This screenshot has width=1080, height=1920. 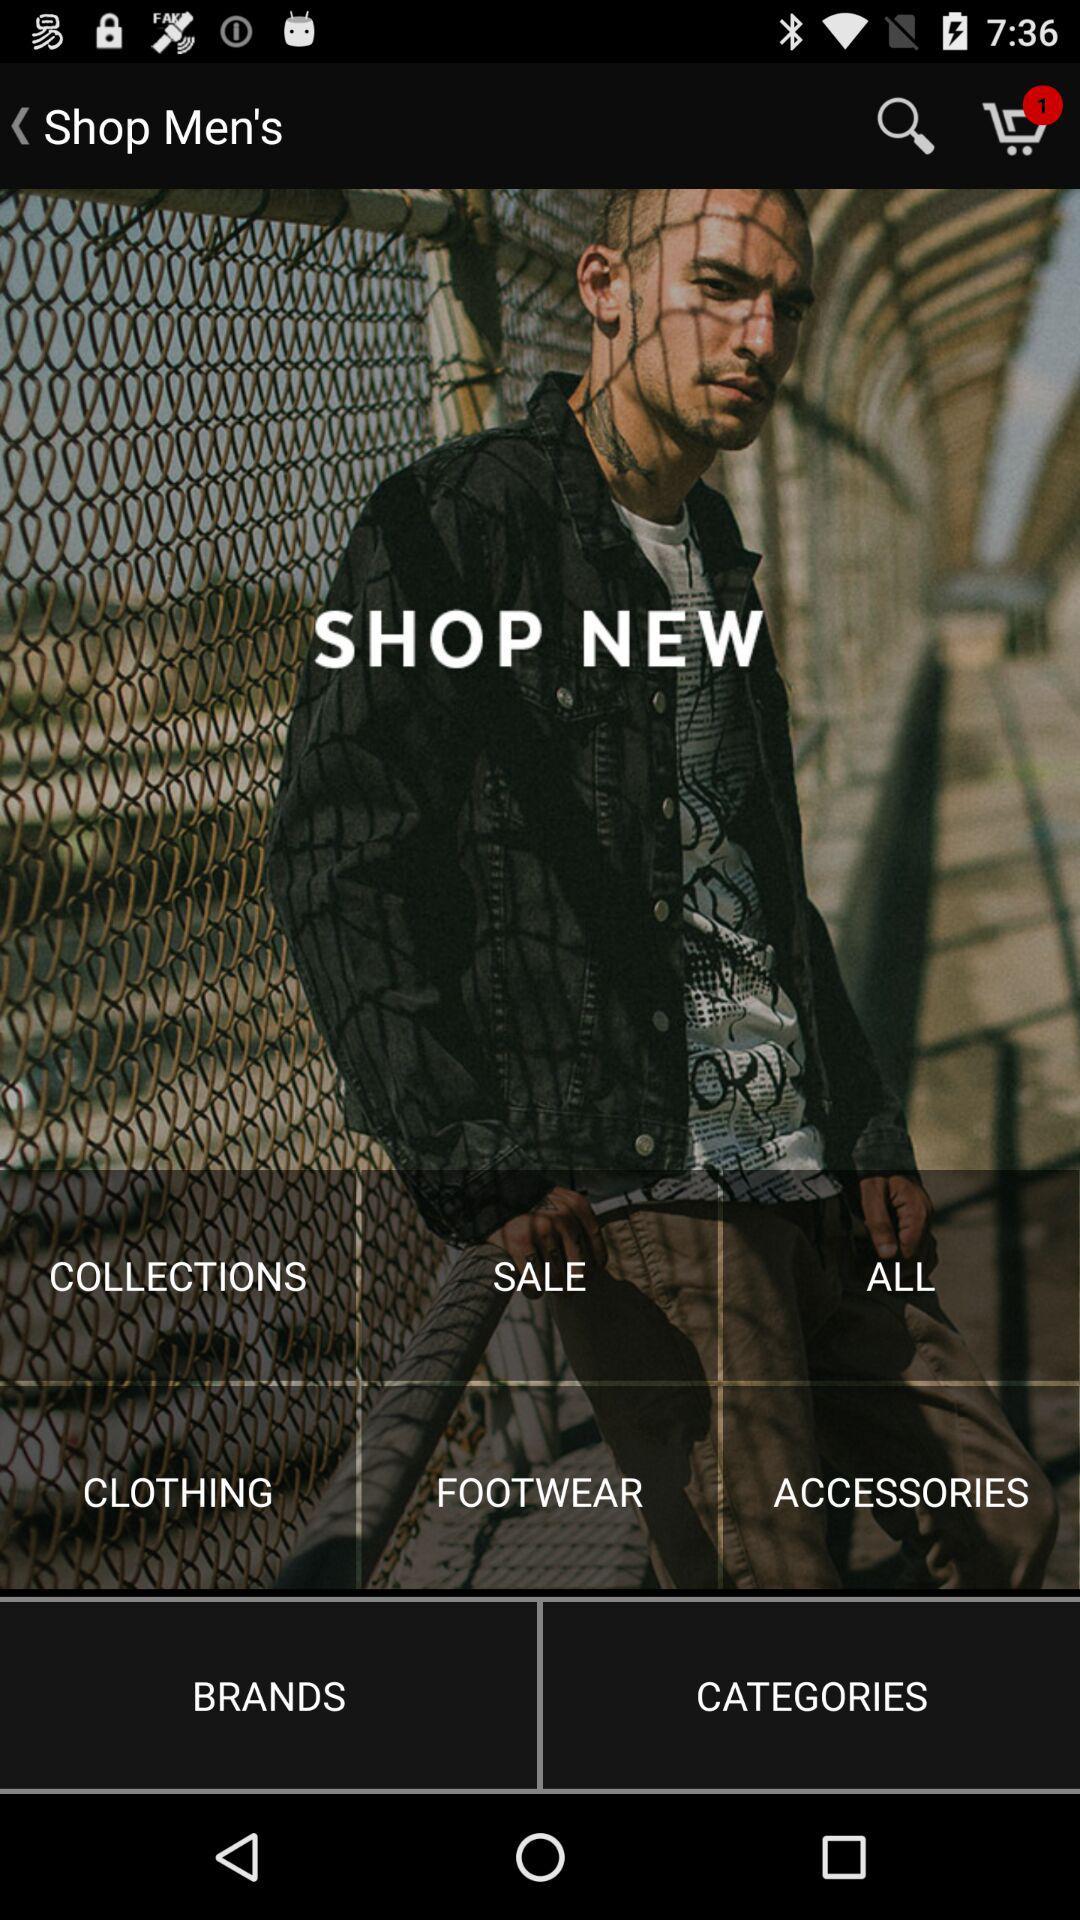 I want to click on the item to the left of the categories item, so click(x=267, y=1694).